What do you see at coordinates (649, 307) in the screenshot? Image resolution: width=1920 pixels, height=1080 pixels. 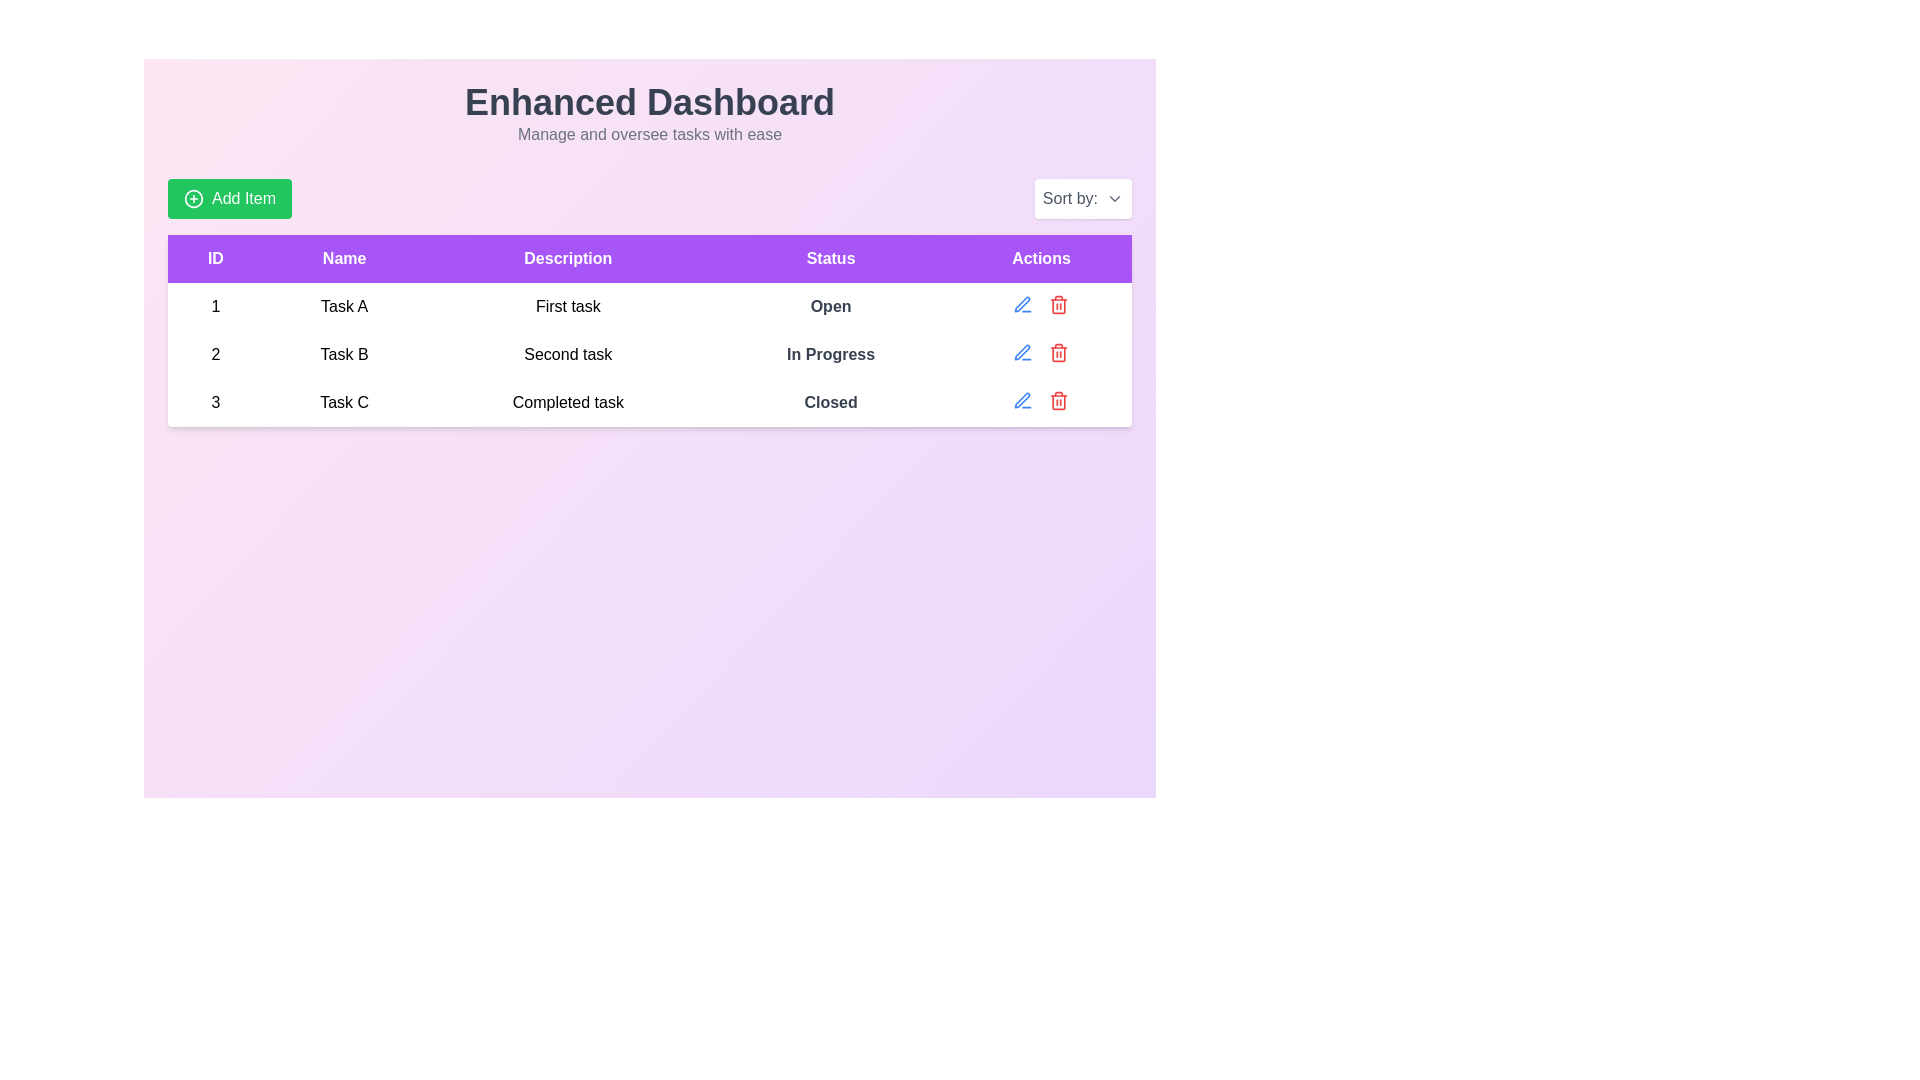 I see `on the first row of the data table titled 'Enhanced Dashboard', which contains the task name 'Task A'` at bounding box center [649, 307].